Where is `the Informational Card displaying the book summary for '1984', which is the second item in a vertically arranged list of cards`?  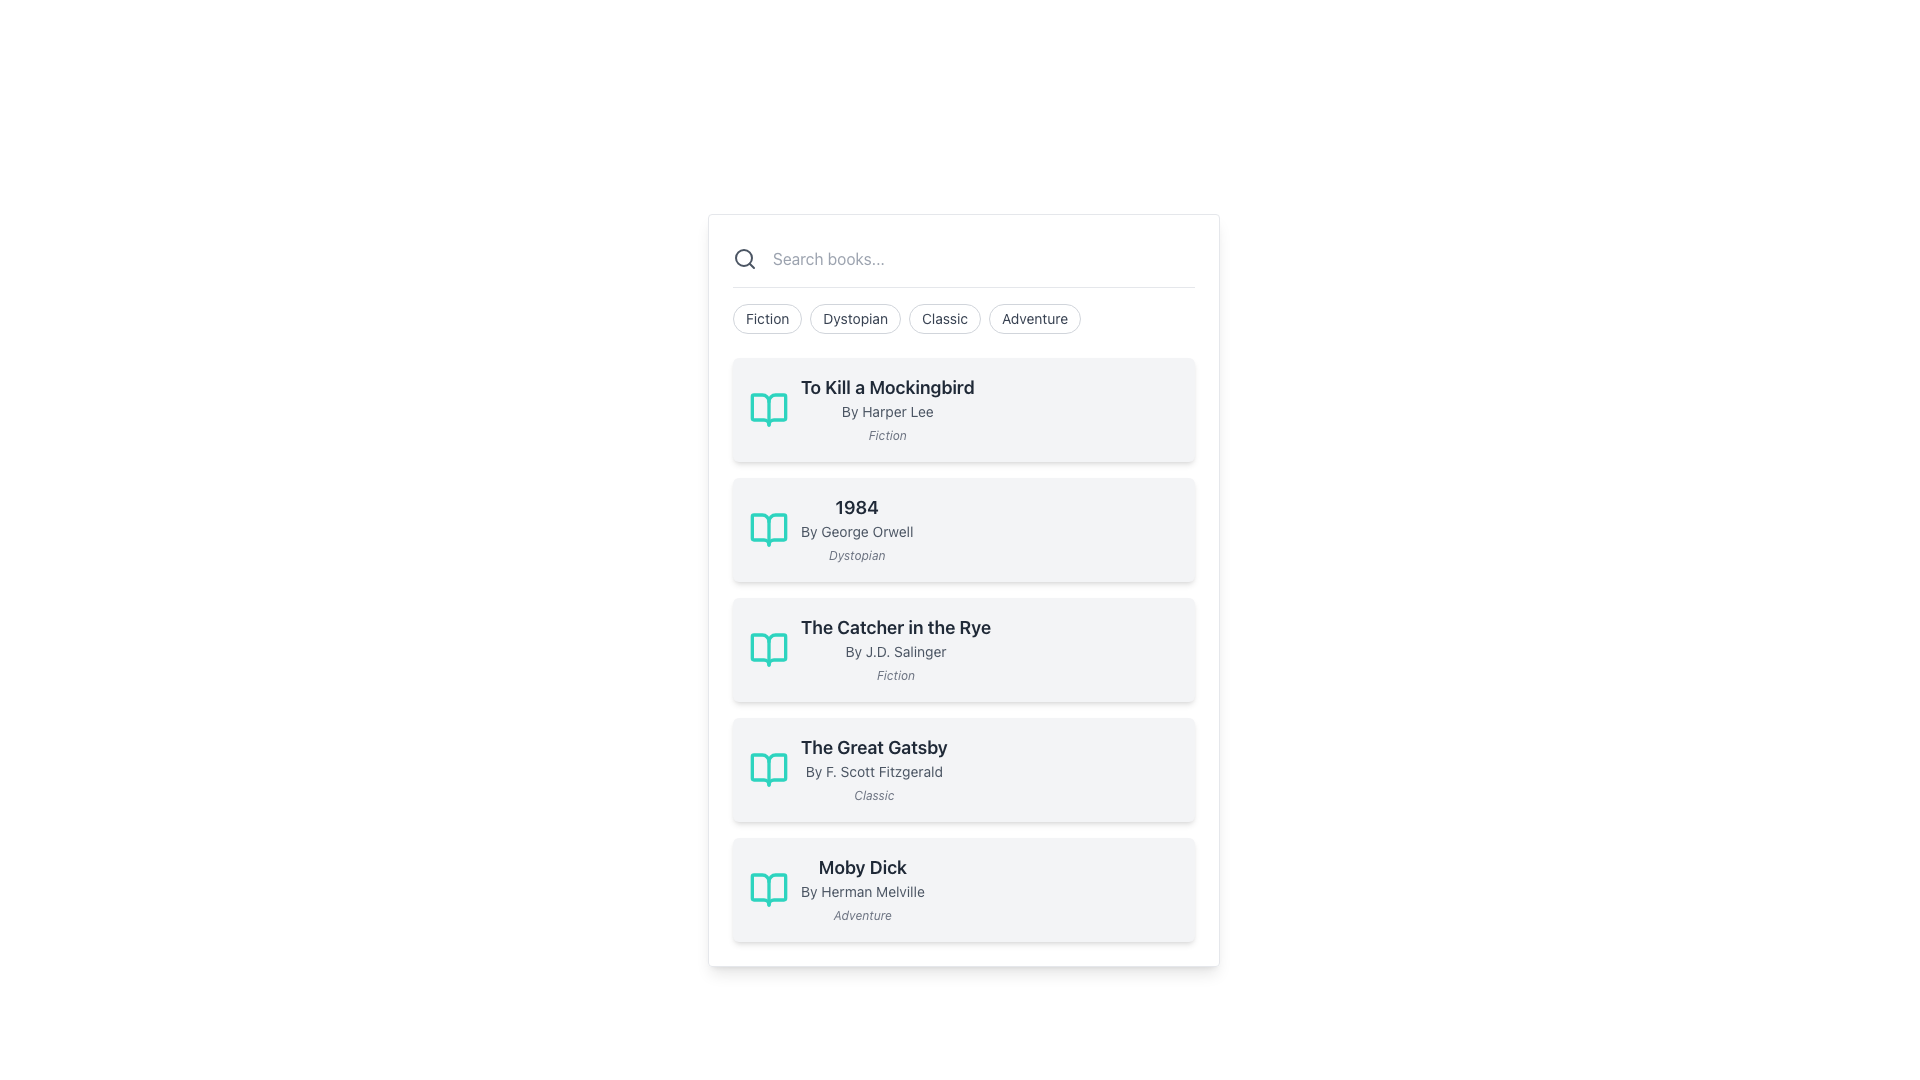
the Informational Card displaying the book summary for '1984', which is the second item in a vertically arranged list of cards is located at coordinates (964, 528).